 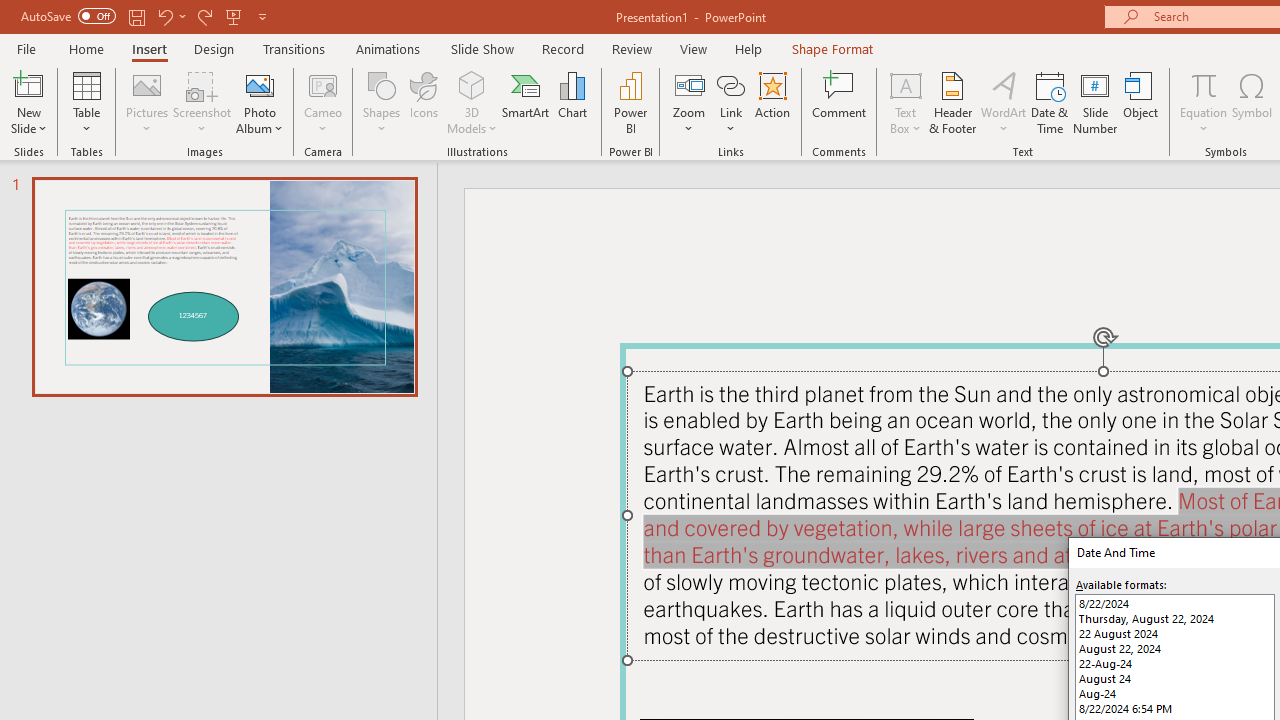 I want to click on 'Shape Format', so click(x=832, y=48).